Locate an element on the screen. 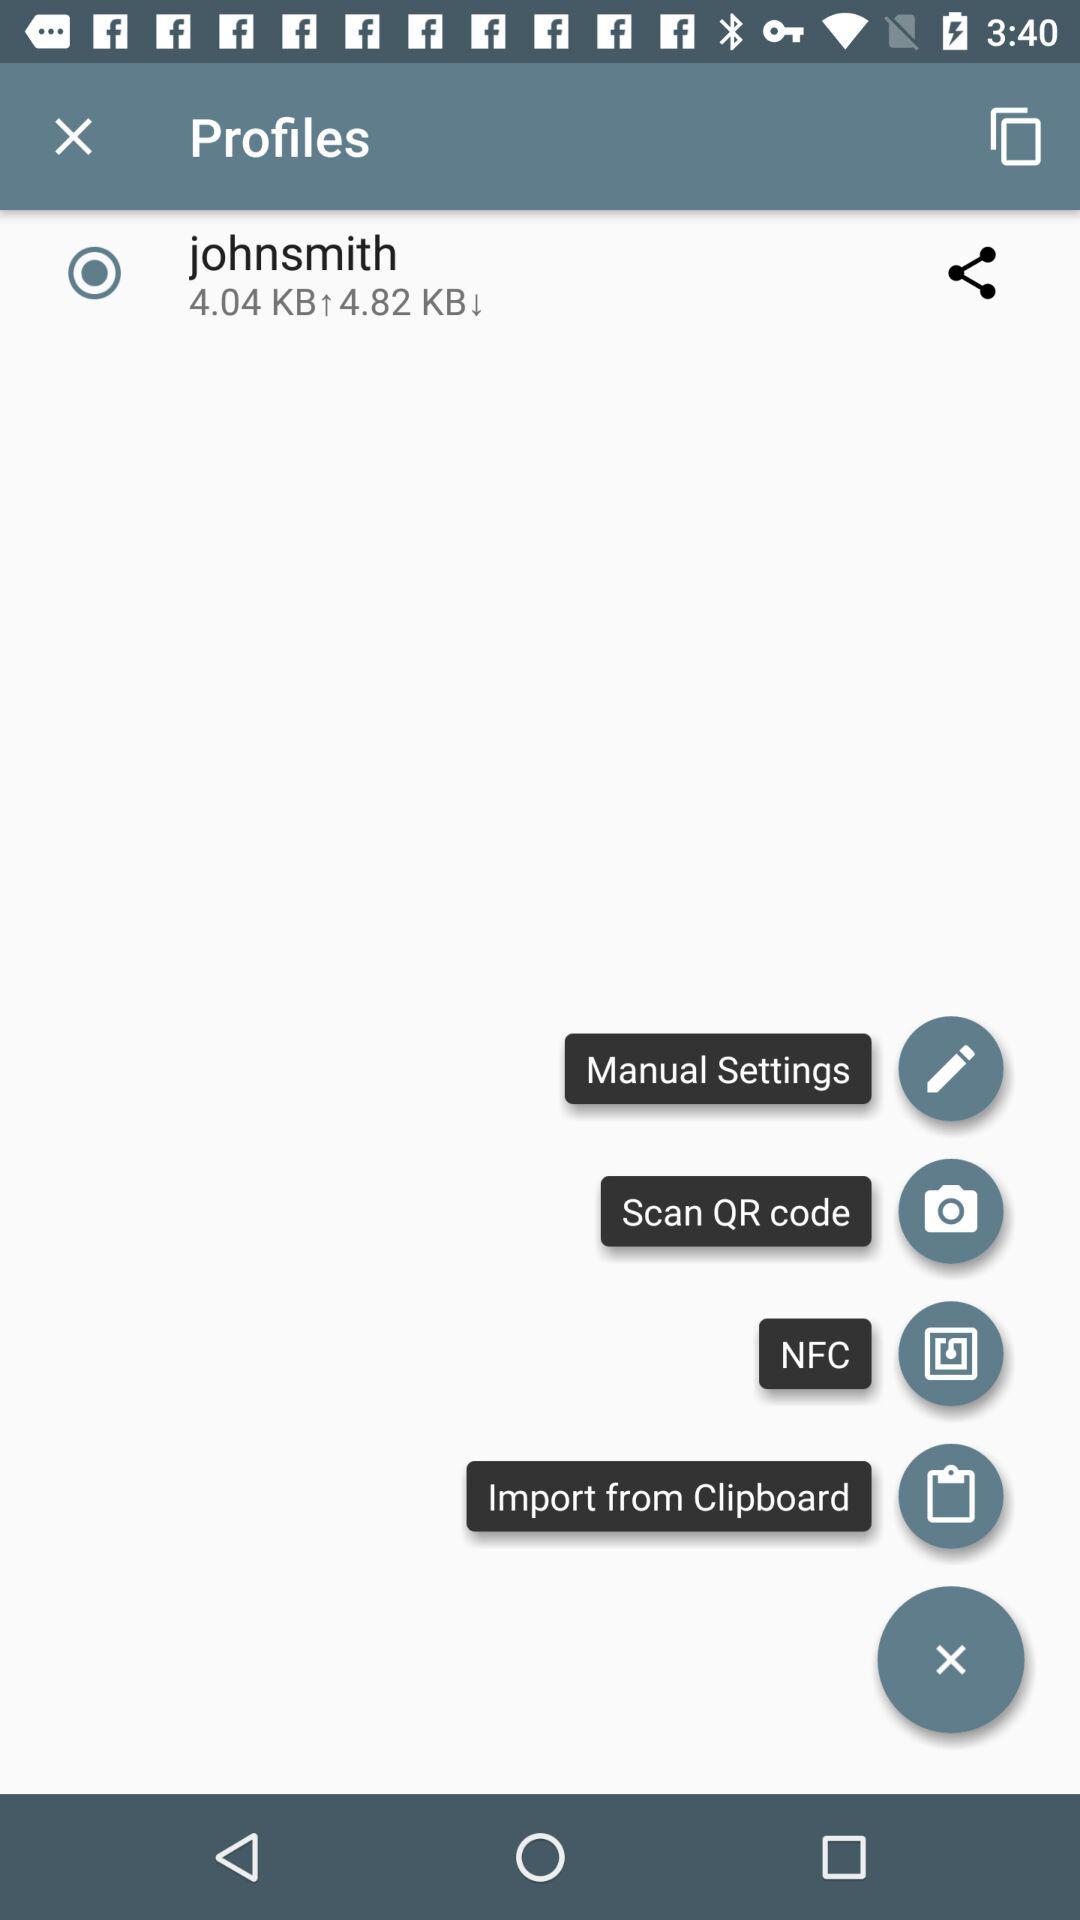 The height and width of the screenshot is (1920, 1080). the close icon is located at coordinates (950, 1659).